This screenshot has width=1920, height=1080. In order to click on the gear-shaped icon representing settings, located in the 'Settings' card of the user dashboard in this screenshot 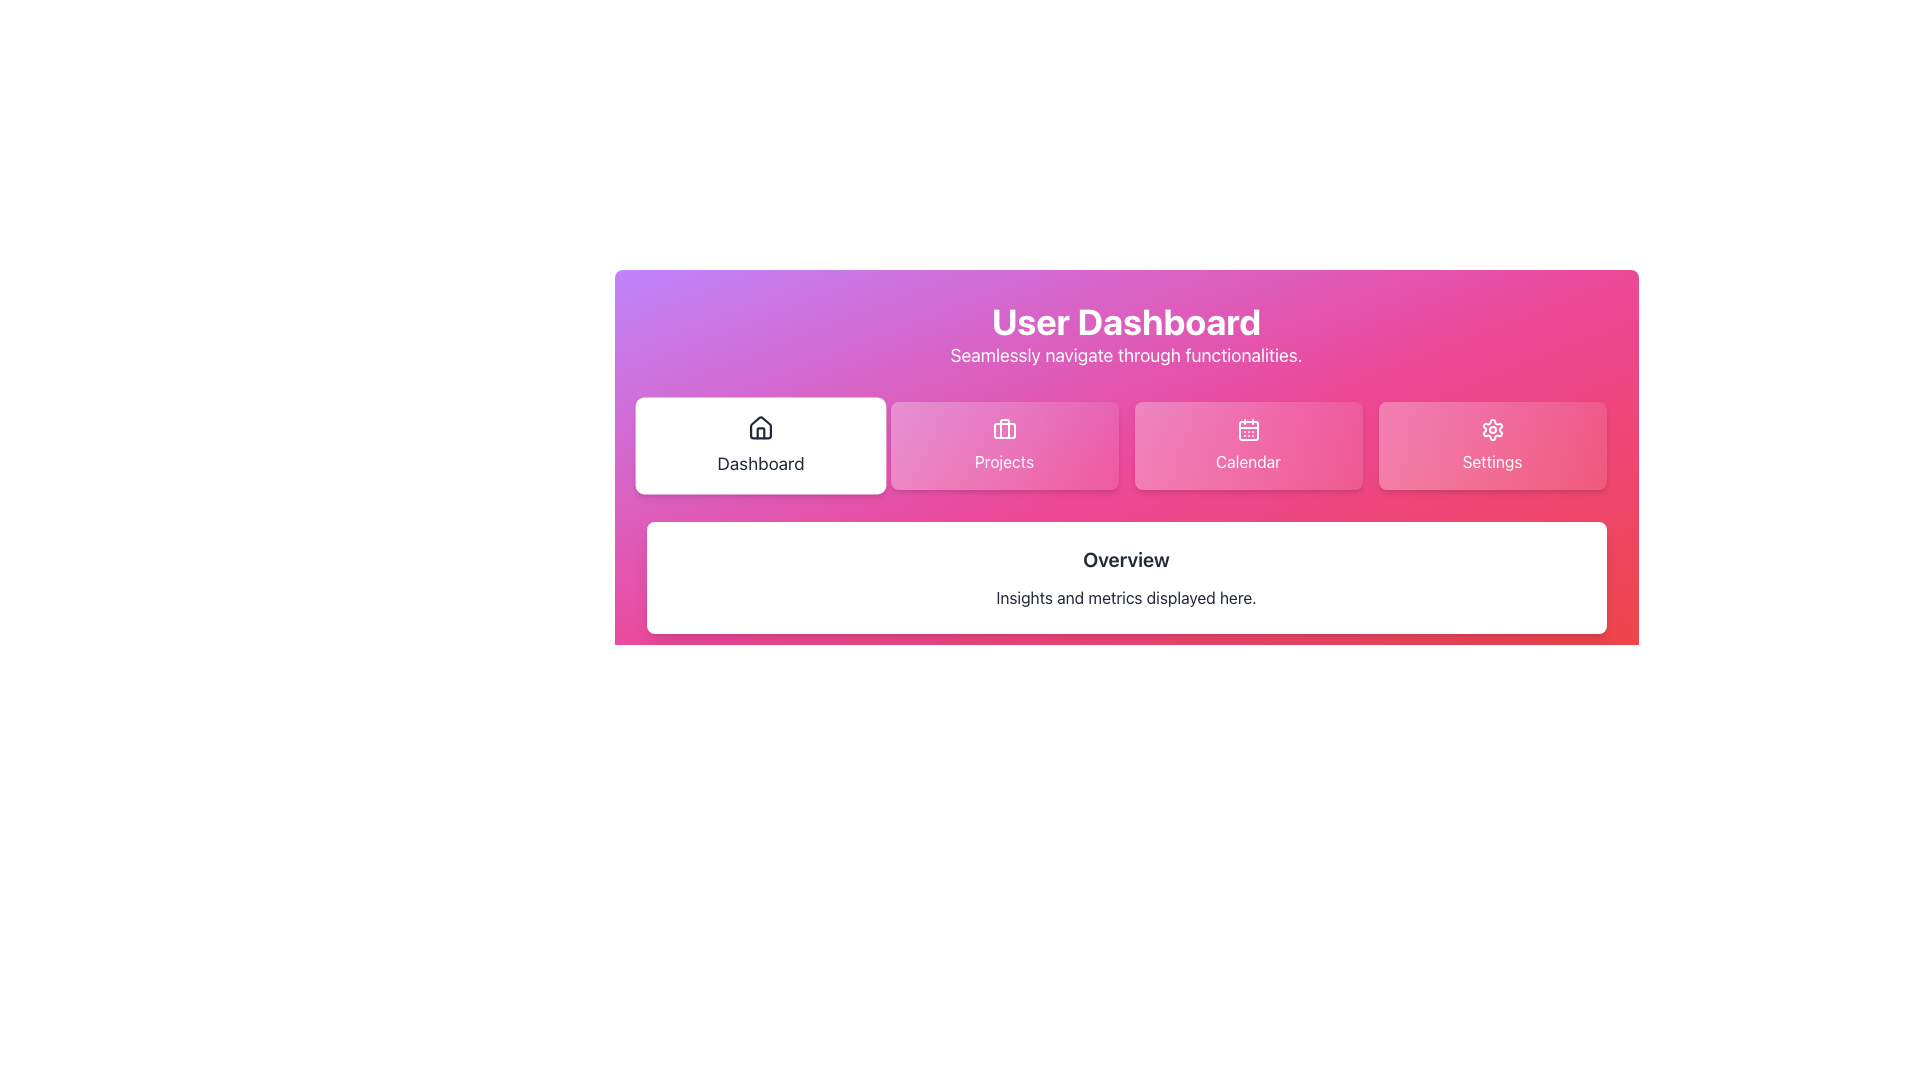, I will do `click(1492, 428)`.